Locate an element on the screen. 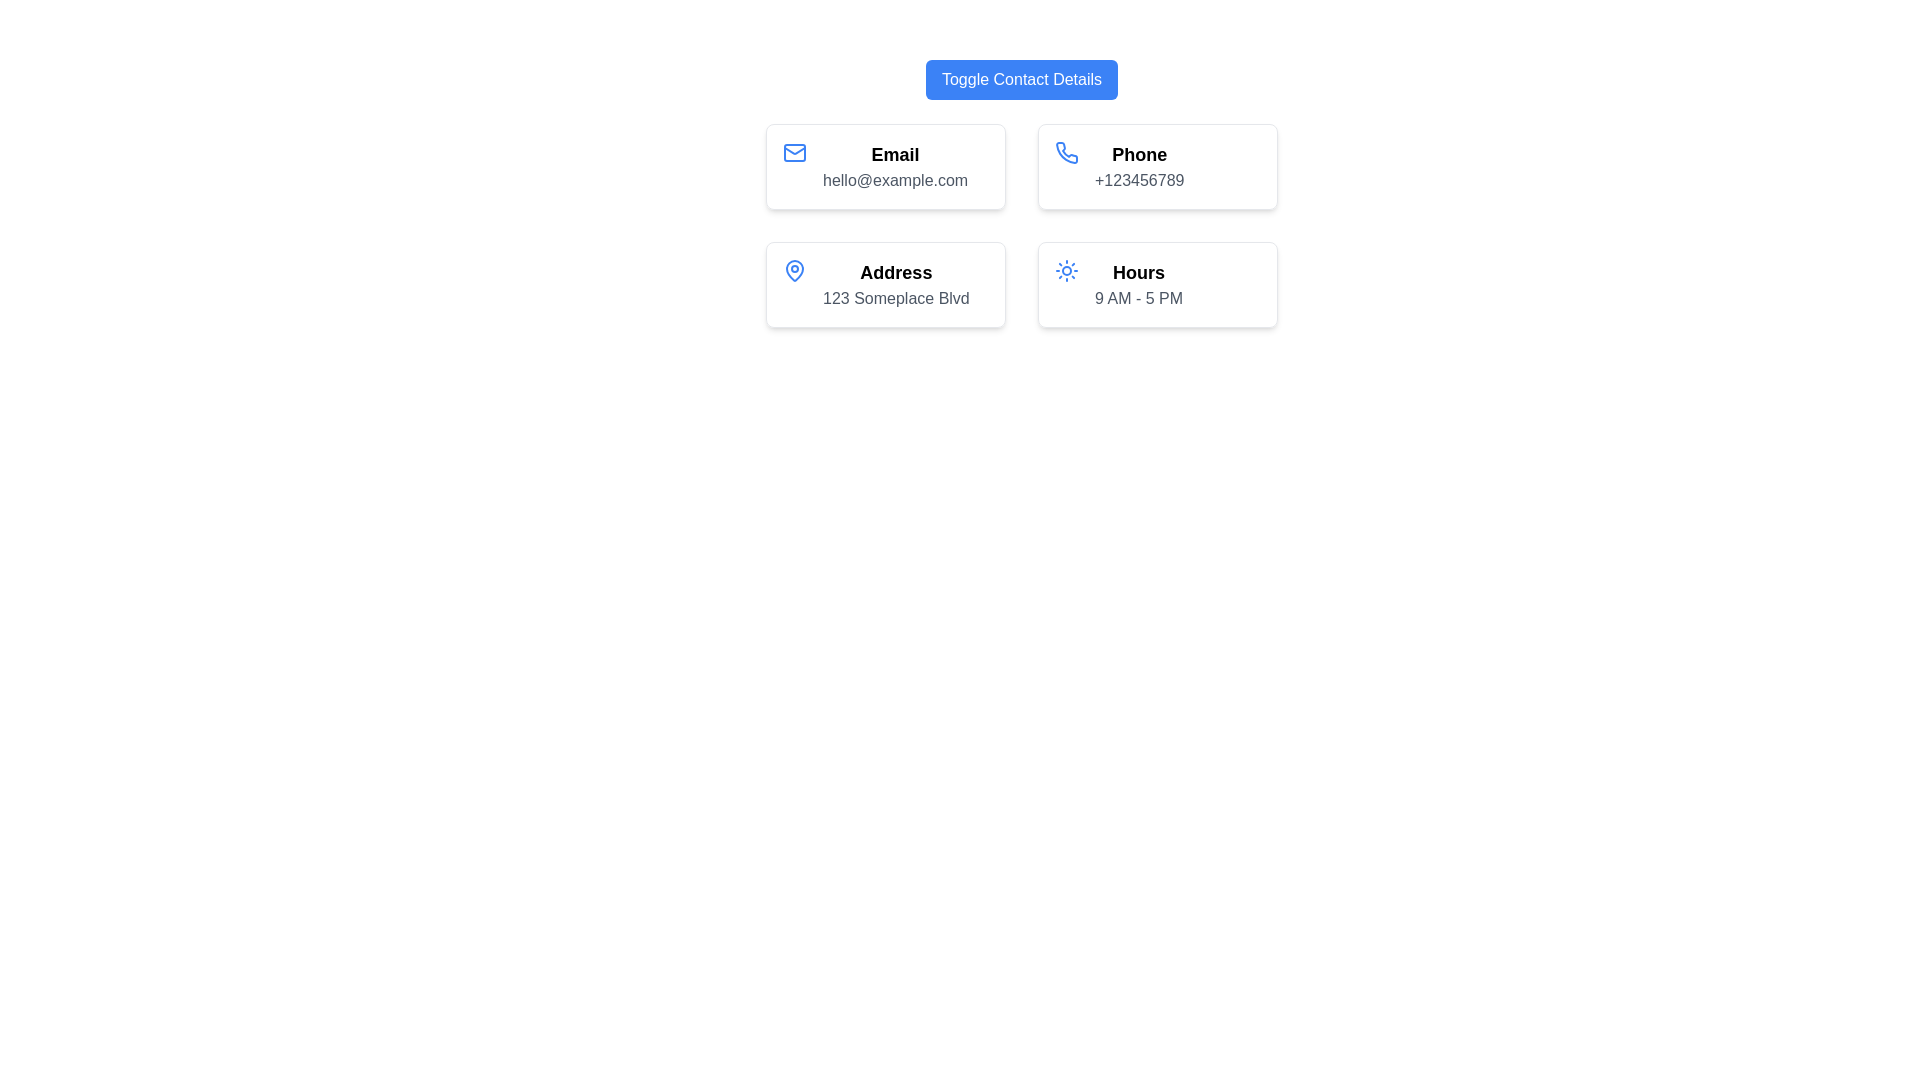  the Informational Display Card that provides information about the hours of operation, located in the second row and second column of the grid layout is located at coordinates (1157, 285).